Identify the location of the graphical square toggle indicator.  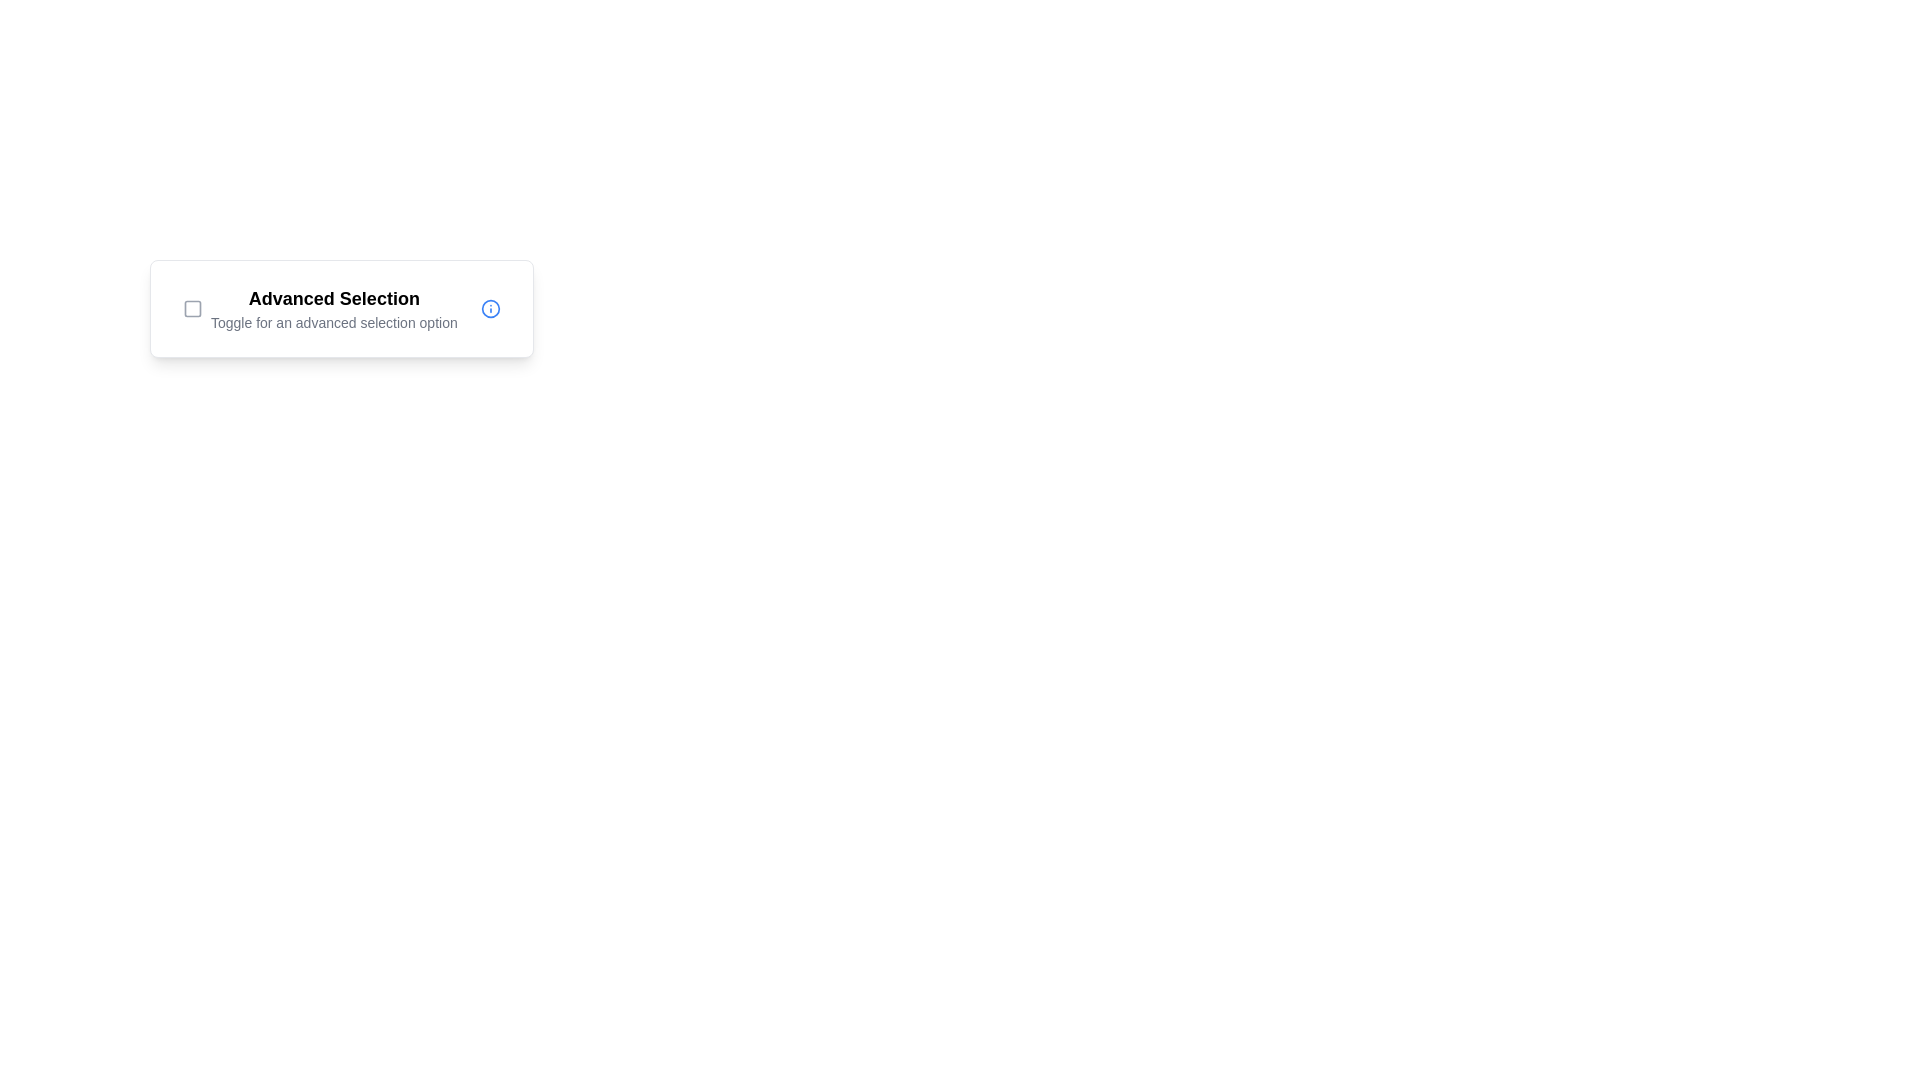
(192, 308).